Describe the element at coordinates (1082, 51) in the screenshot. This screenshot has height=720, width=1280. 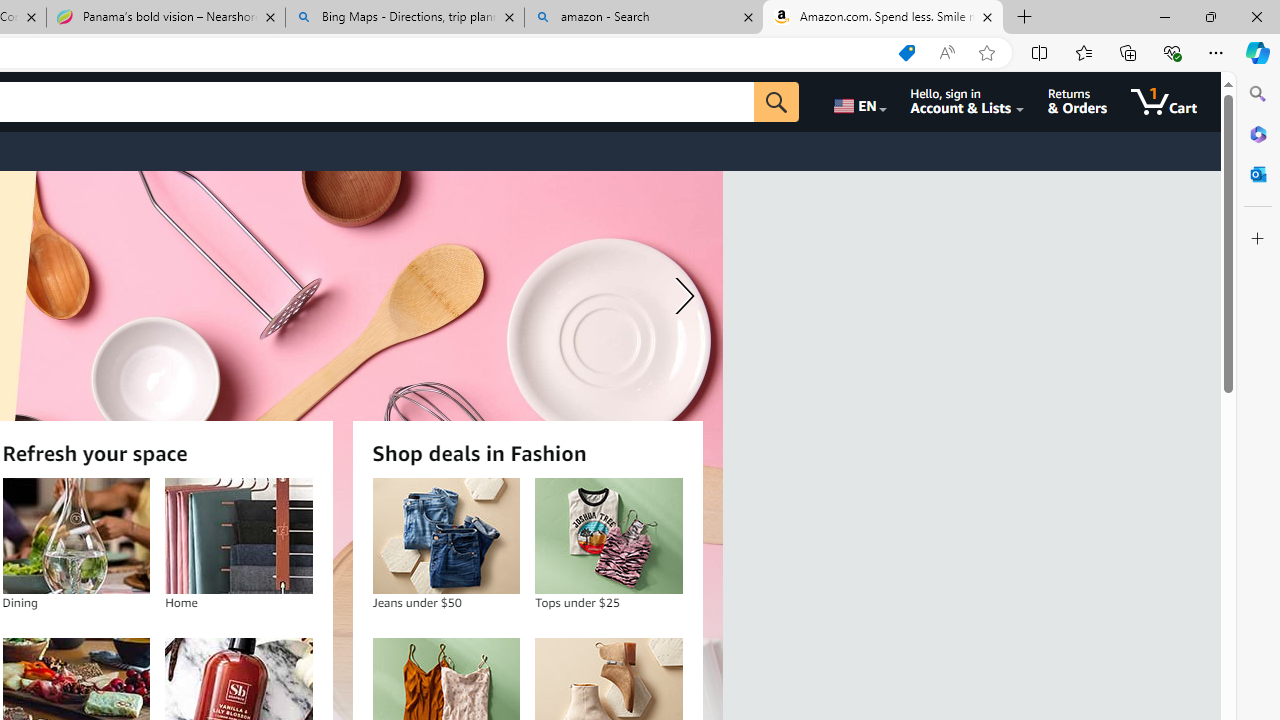
I see `'Favorites'` at that location.